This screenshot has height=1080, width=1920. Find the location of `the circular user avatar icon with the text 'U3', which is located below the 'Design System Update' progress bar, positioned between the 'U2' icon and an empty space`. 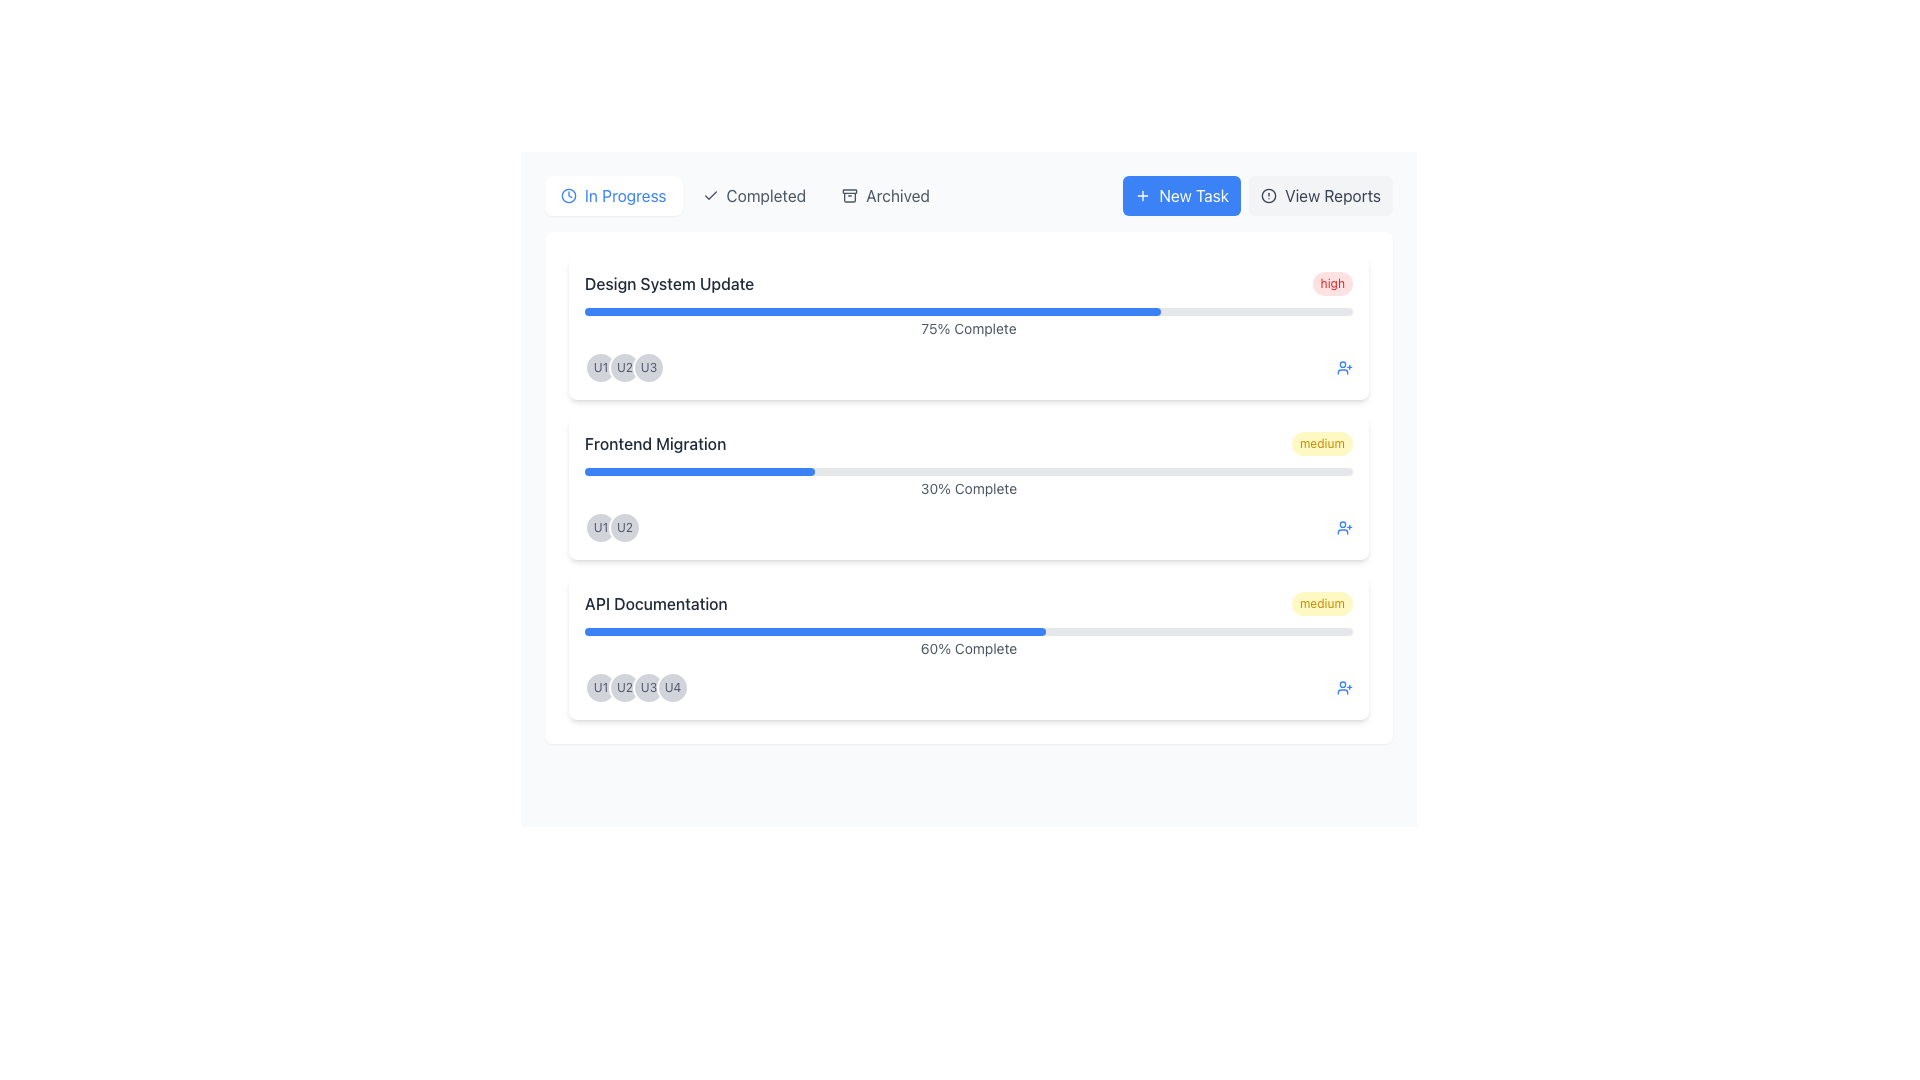

the circular user avatar icon with the text 'U3', which is located below the 'Design System Update' progress bar, positioned between the 'U2' icon and an empty space is located at coordinates (648, 367).